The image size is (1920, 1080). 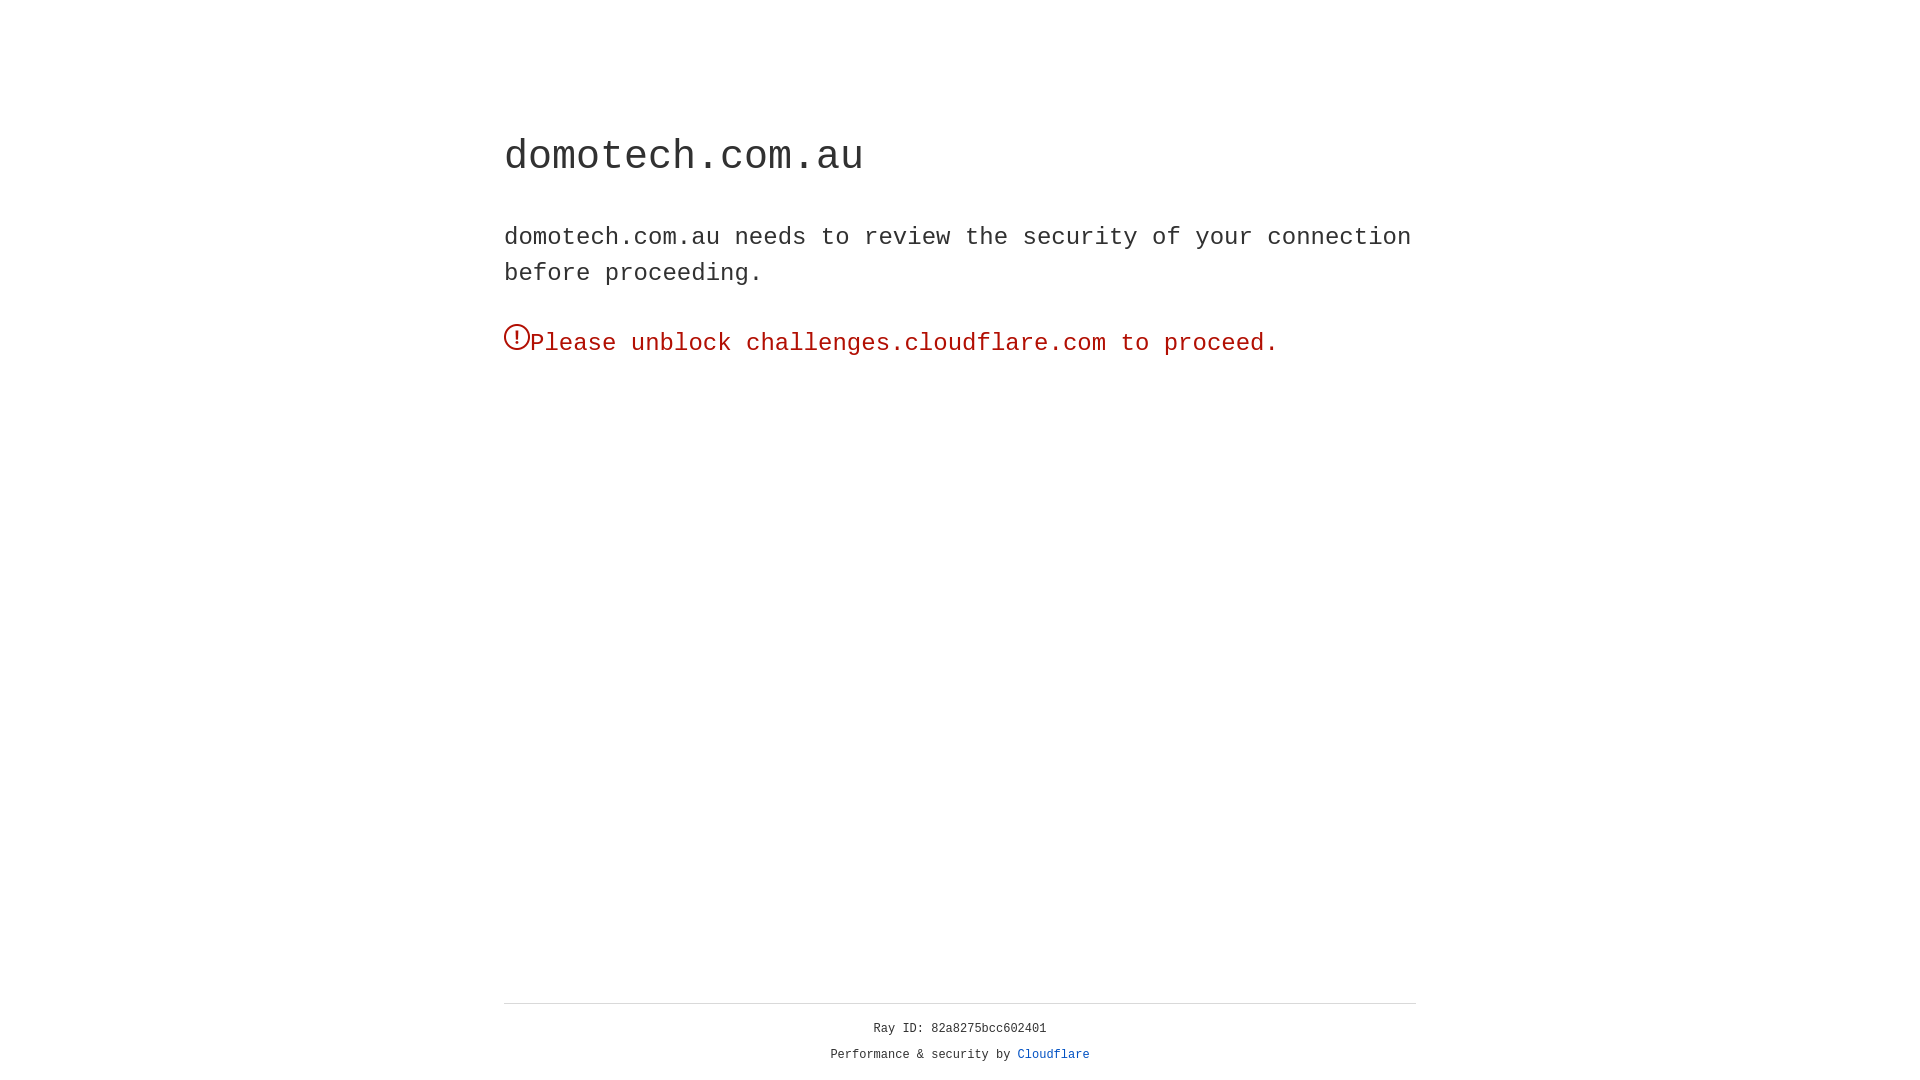 I want to click on 'Cloudflare', so click(x=1053, y=1054).